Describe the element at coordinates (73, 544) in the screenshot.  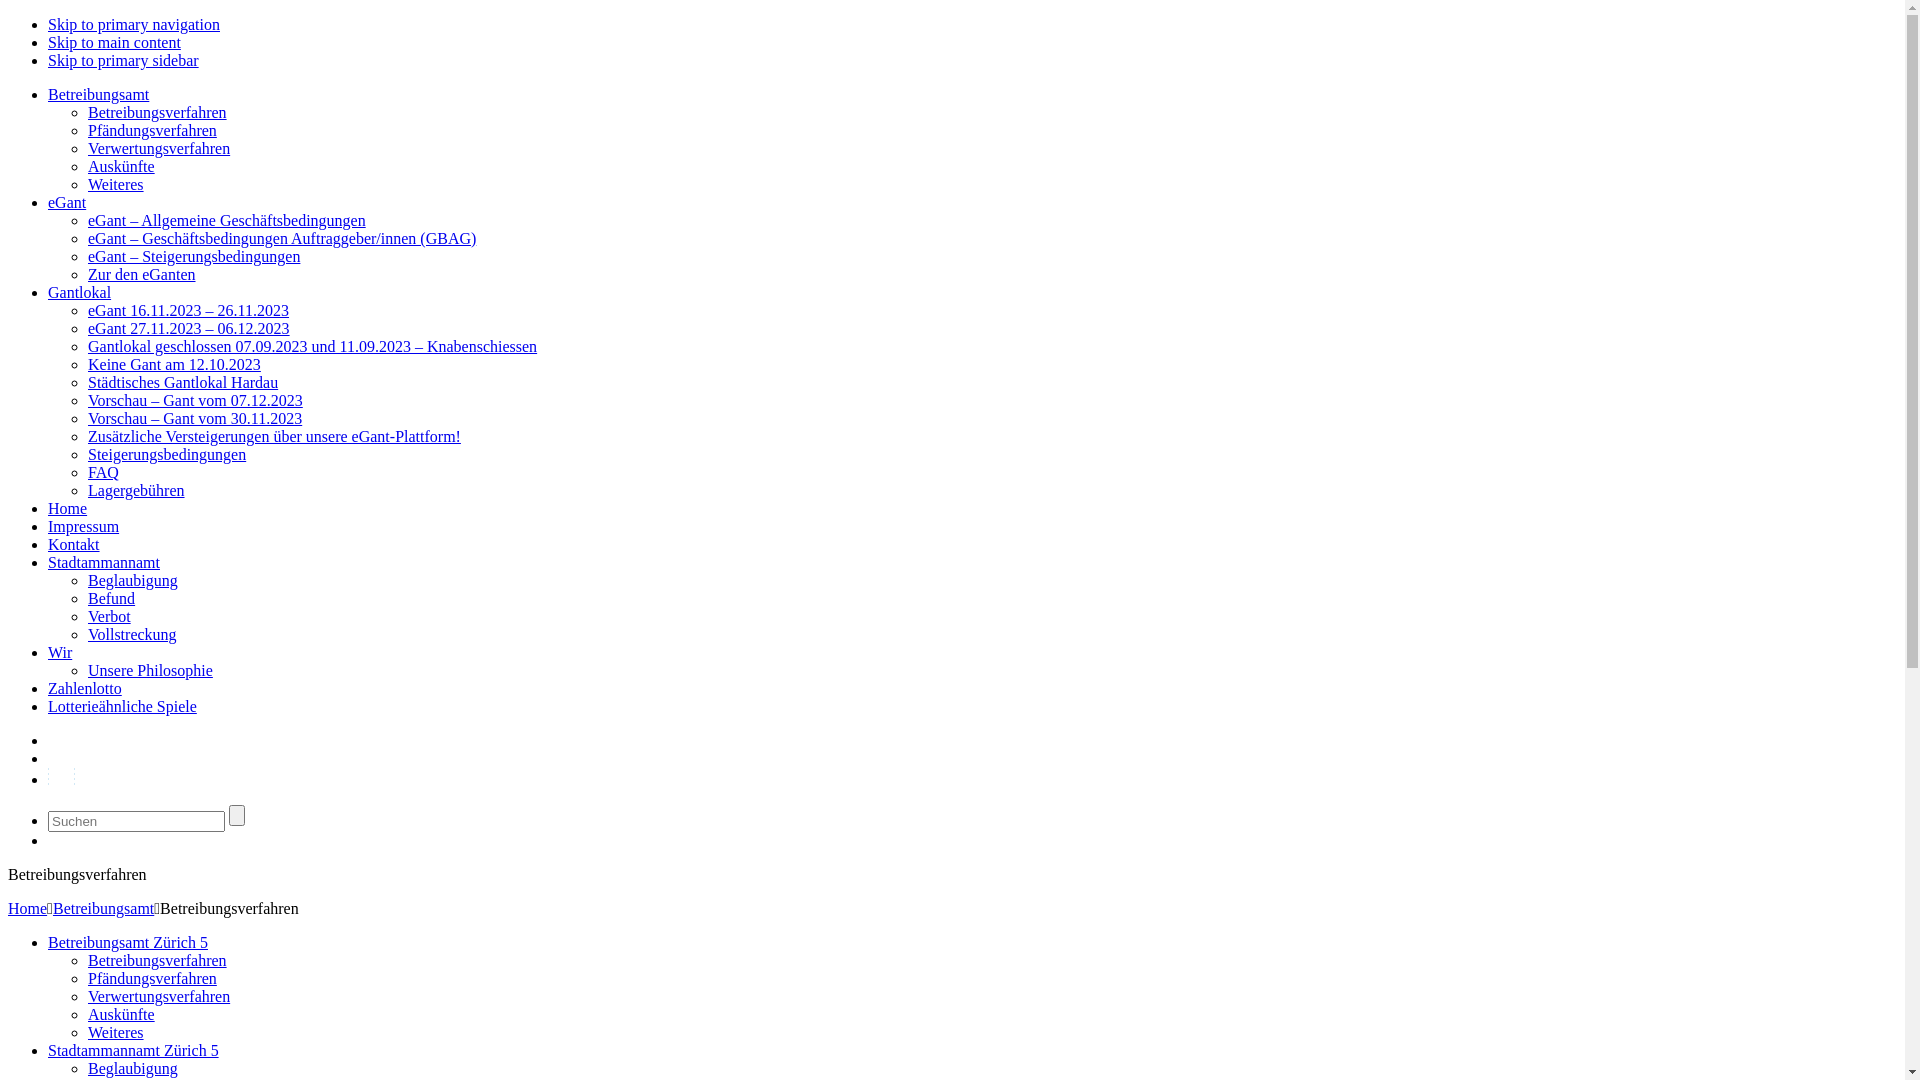
I see `'Kontakt'` at that location.